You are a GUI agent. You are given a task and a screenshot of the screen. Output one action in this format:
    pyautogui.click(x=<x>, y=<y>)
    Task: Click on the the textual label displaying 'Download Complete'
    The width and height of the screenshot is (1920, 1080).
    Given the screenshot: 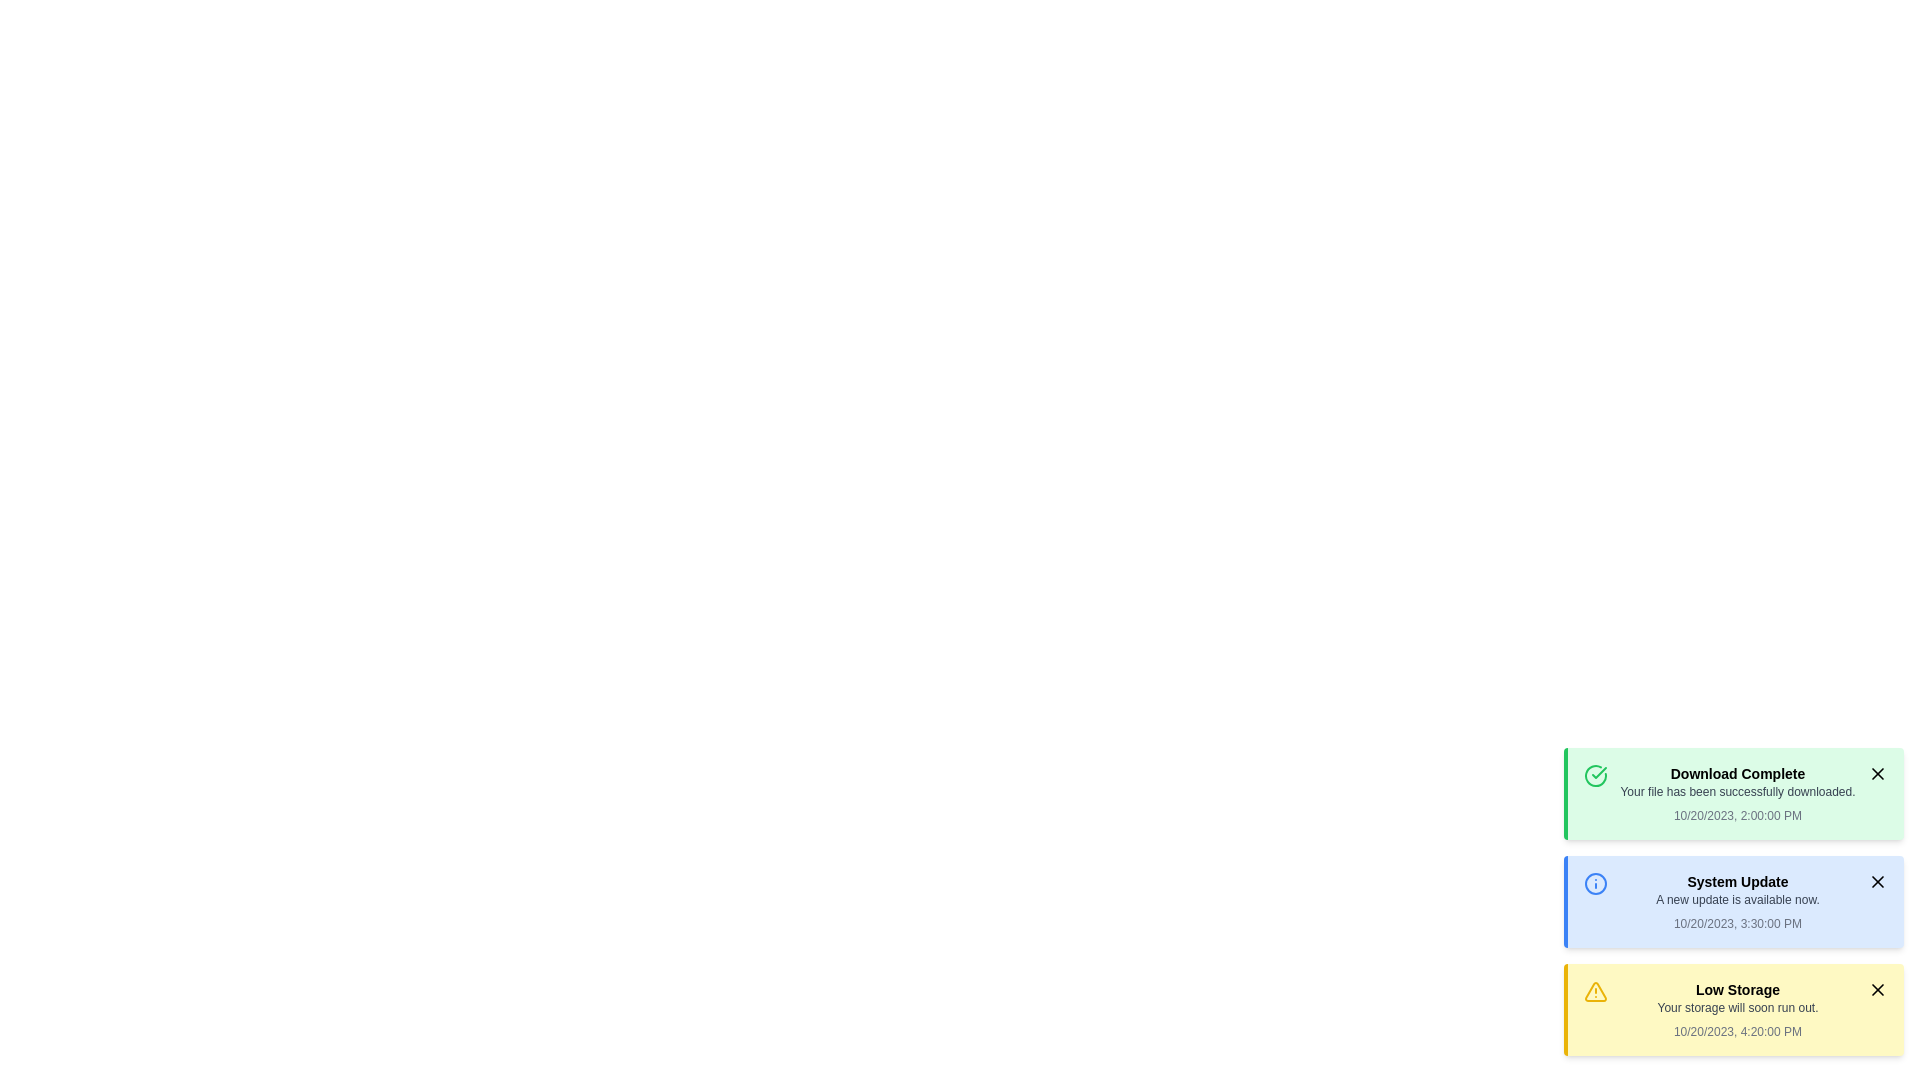 What is the action you would take?
    pyautogui.click(x=1736, y=773)
    